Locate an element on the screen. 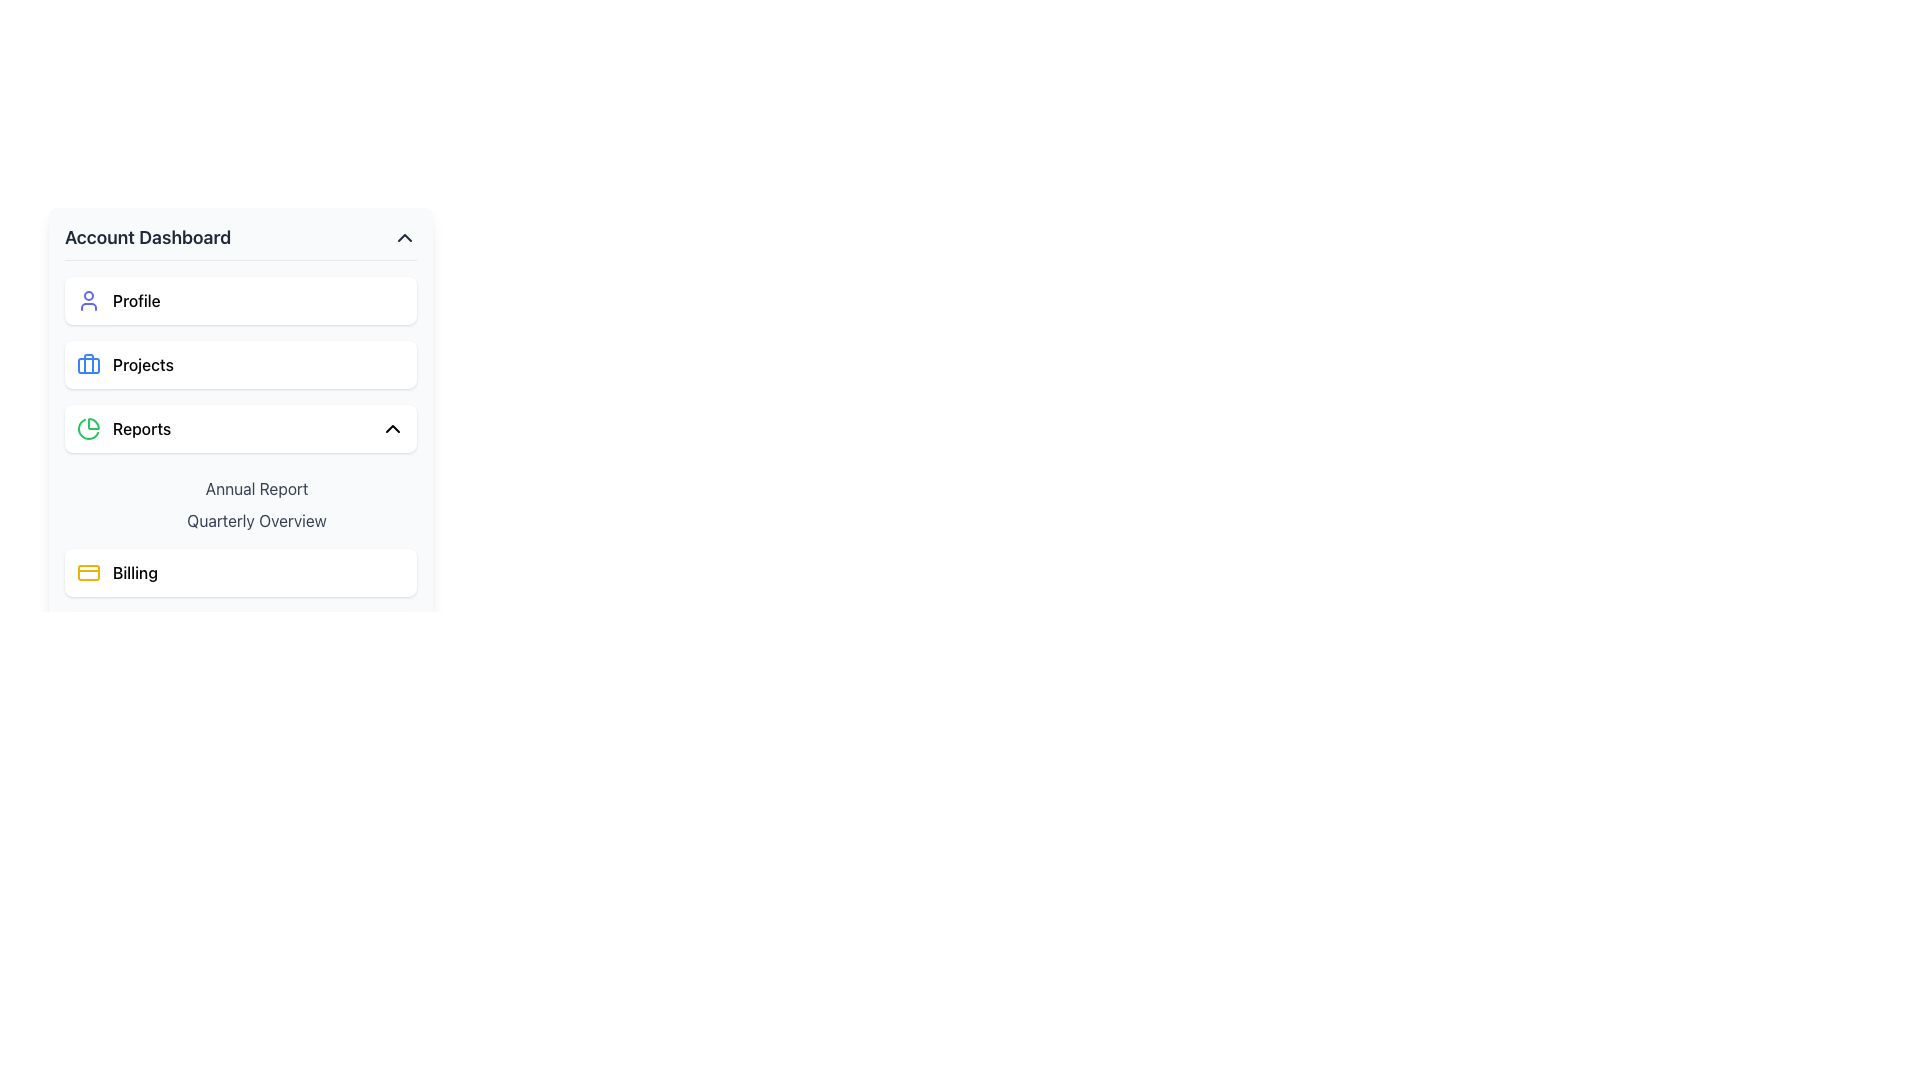 This screenshot has height=1080, width=1920. the graphical shape representing the body of the briefcase in the 'Projects' menu item within the SVG element is located at coordinates (88, 366).